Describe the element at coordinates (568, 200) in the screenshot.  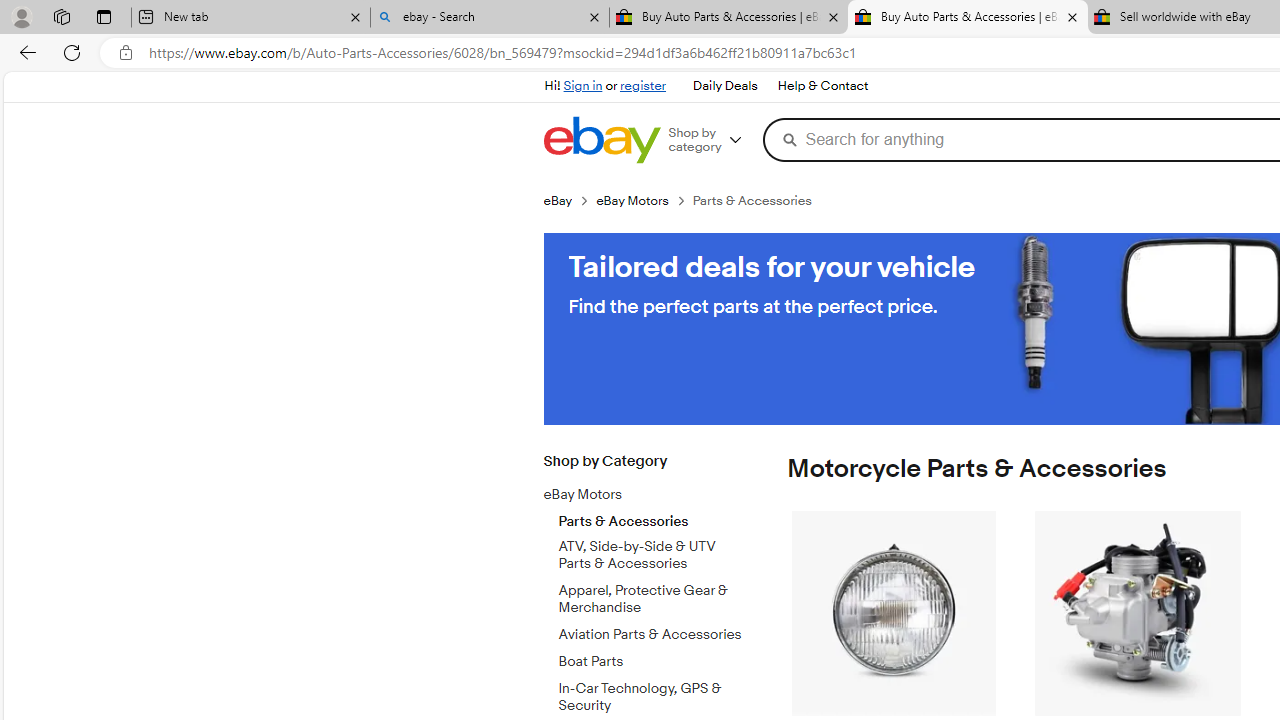
I see `'eBay'` at that location.